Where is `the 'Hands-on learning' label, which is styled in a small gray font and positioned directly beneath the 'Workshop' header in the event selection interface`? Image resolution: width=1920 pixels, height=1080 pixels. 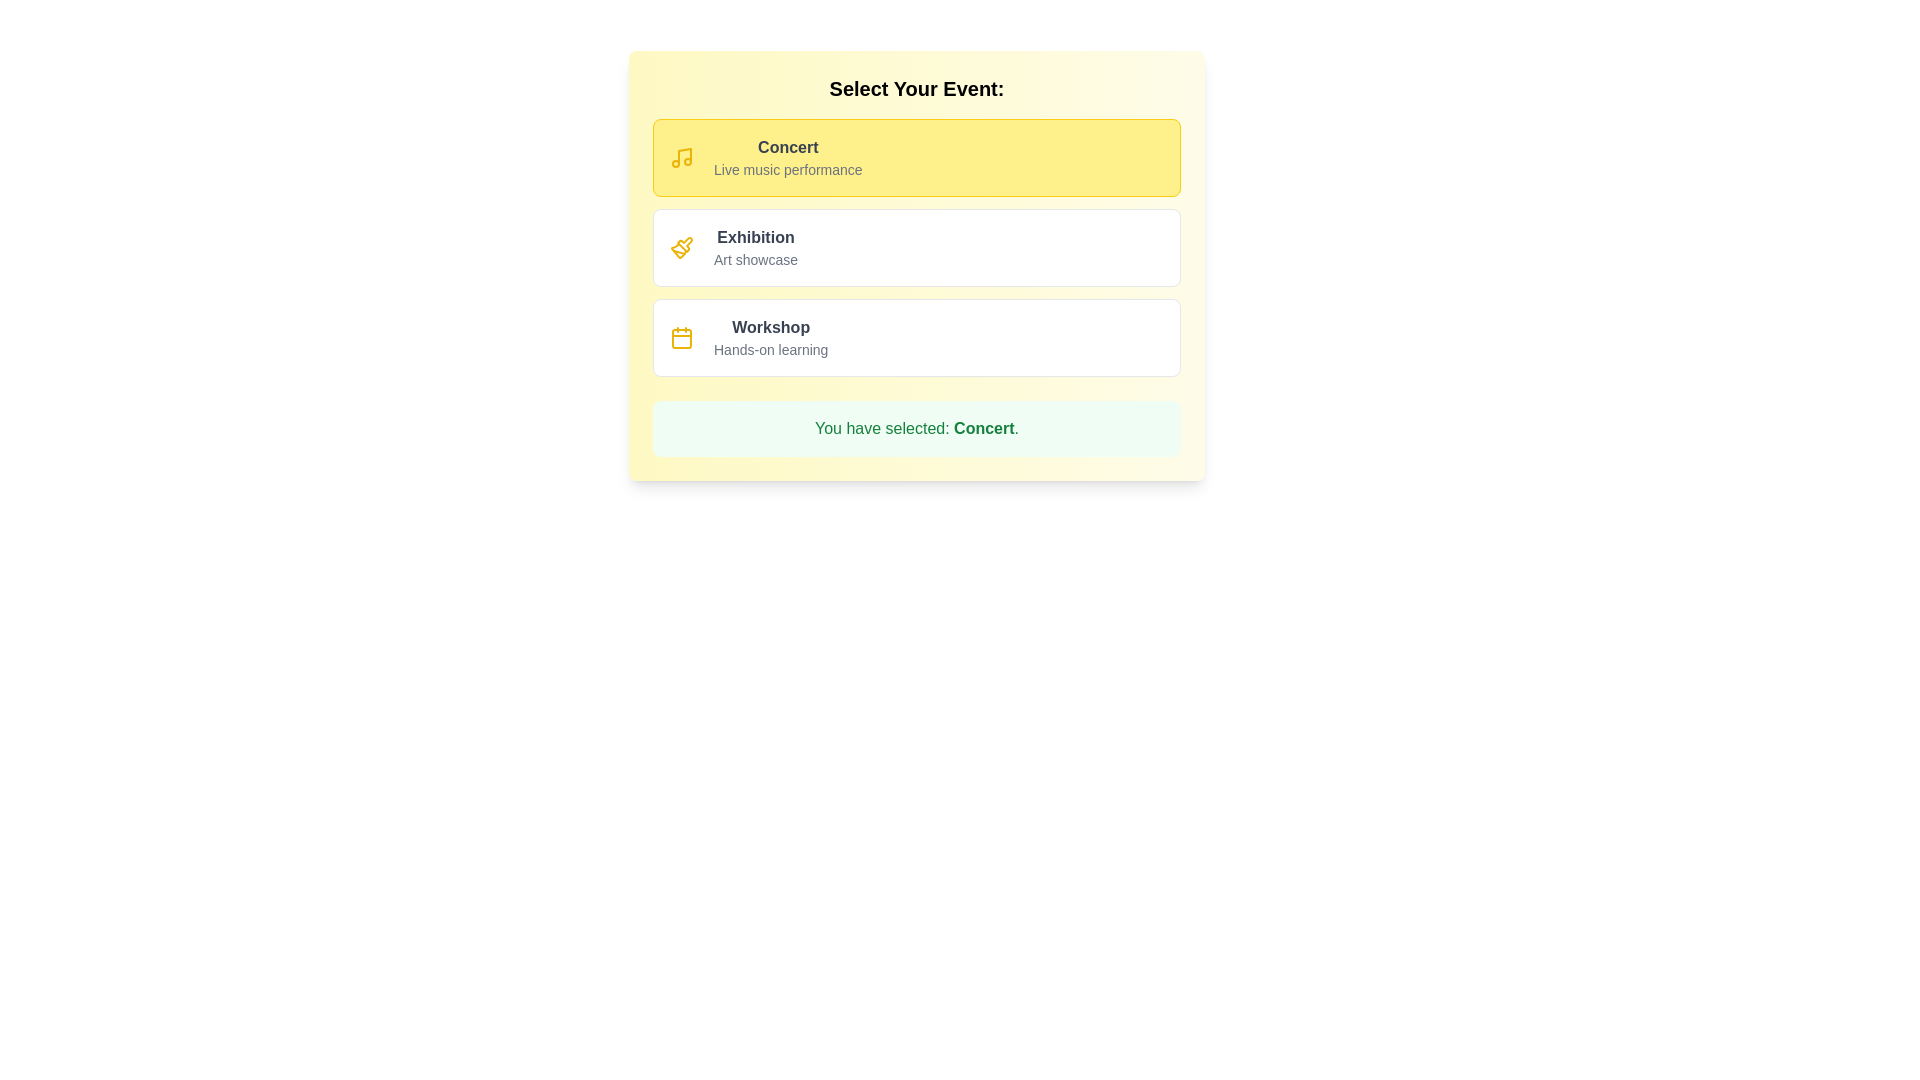
the 'Hands-on learning' label, which is styled in a small gray font and positioned directly beneath the 'Workshop' header in the event selection interface is located at coordinates (770, 349).